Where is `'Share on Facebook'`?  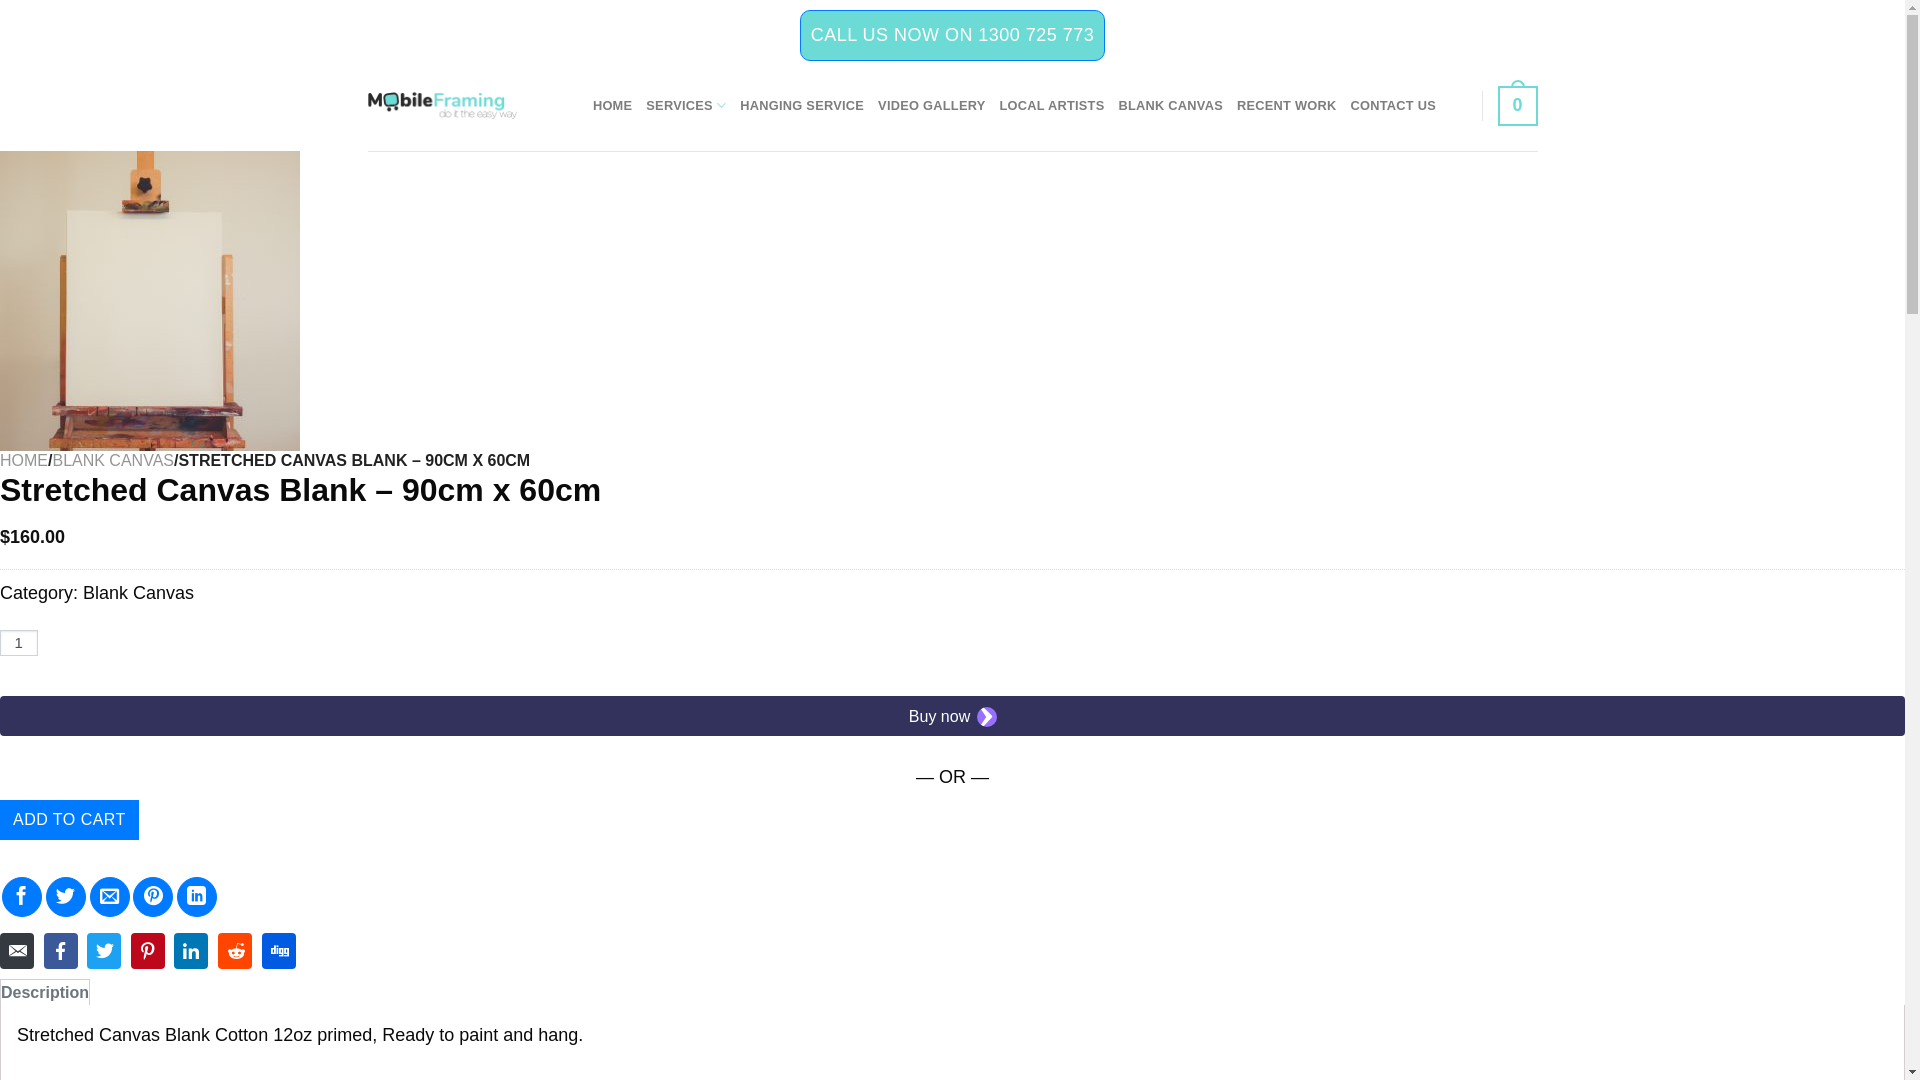 'Share on Facebook' is located at coordinates (22, 896).